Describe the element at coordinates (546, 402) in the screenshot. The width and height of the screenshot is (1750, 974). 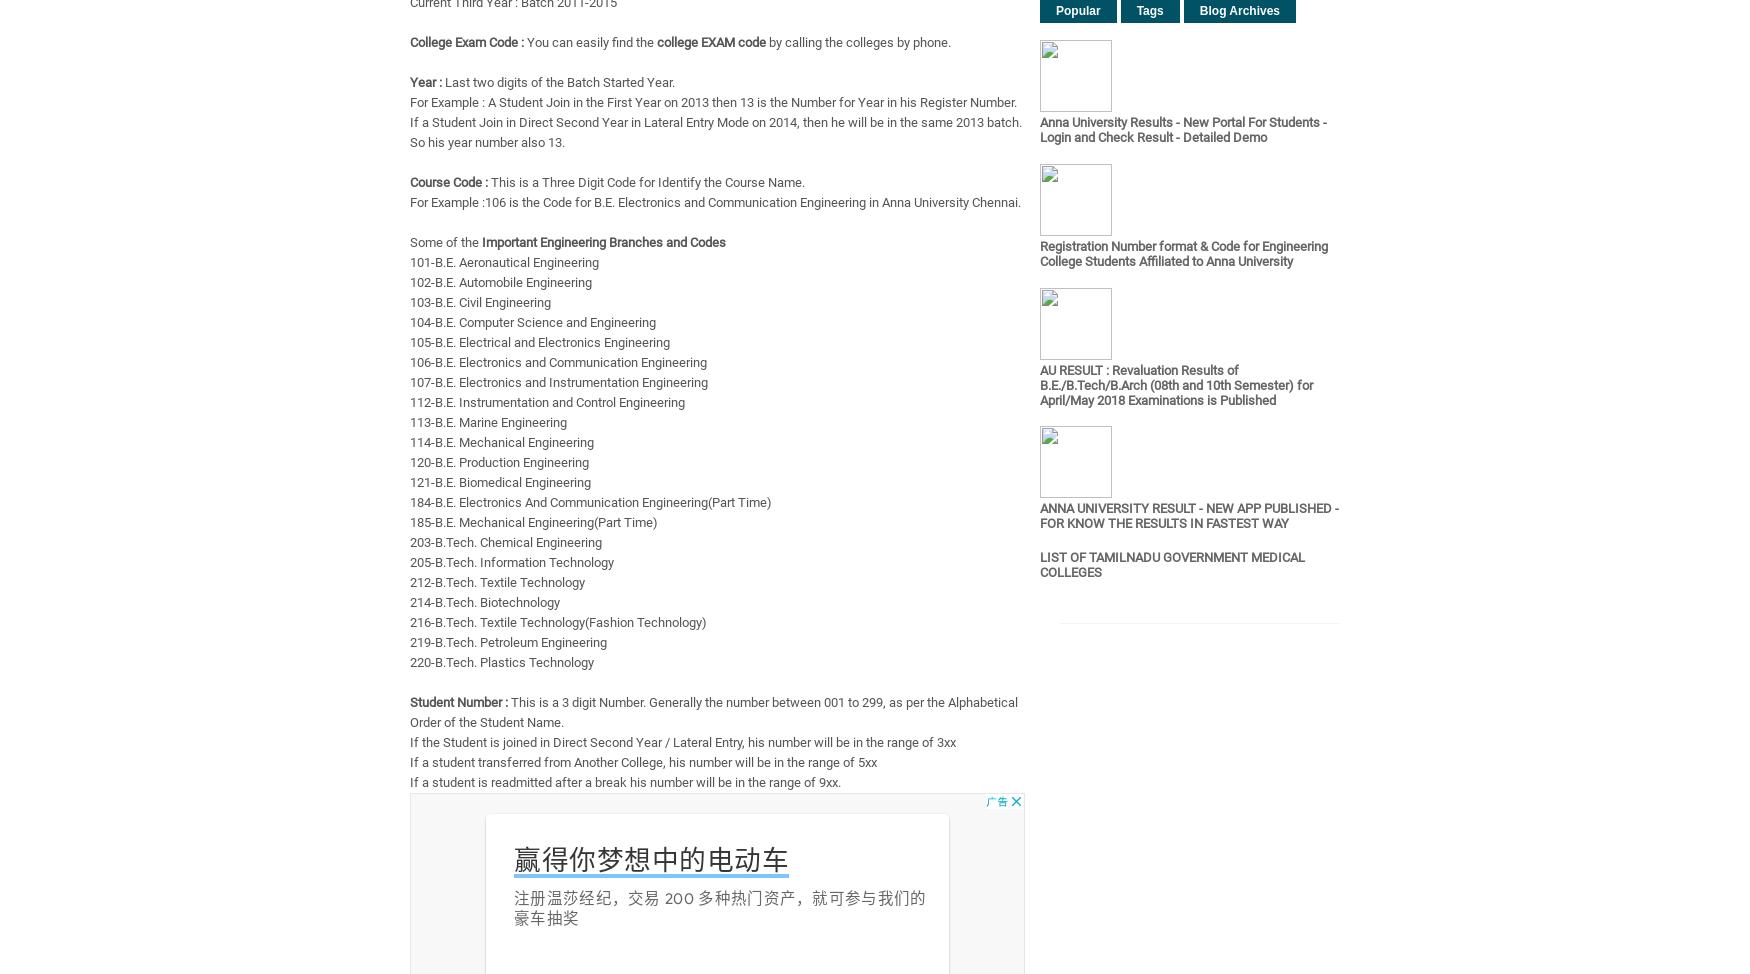
I see `'112-B.E. Instrumentation and Control Engineering'` at that location.